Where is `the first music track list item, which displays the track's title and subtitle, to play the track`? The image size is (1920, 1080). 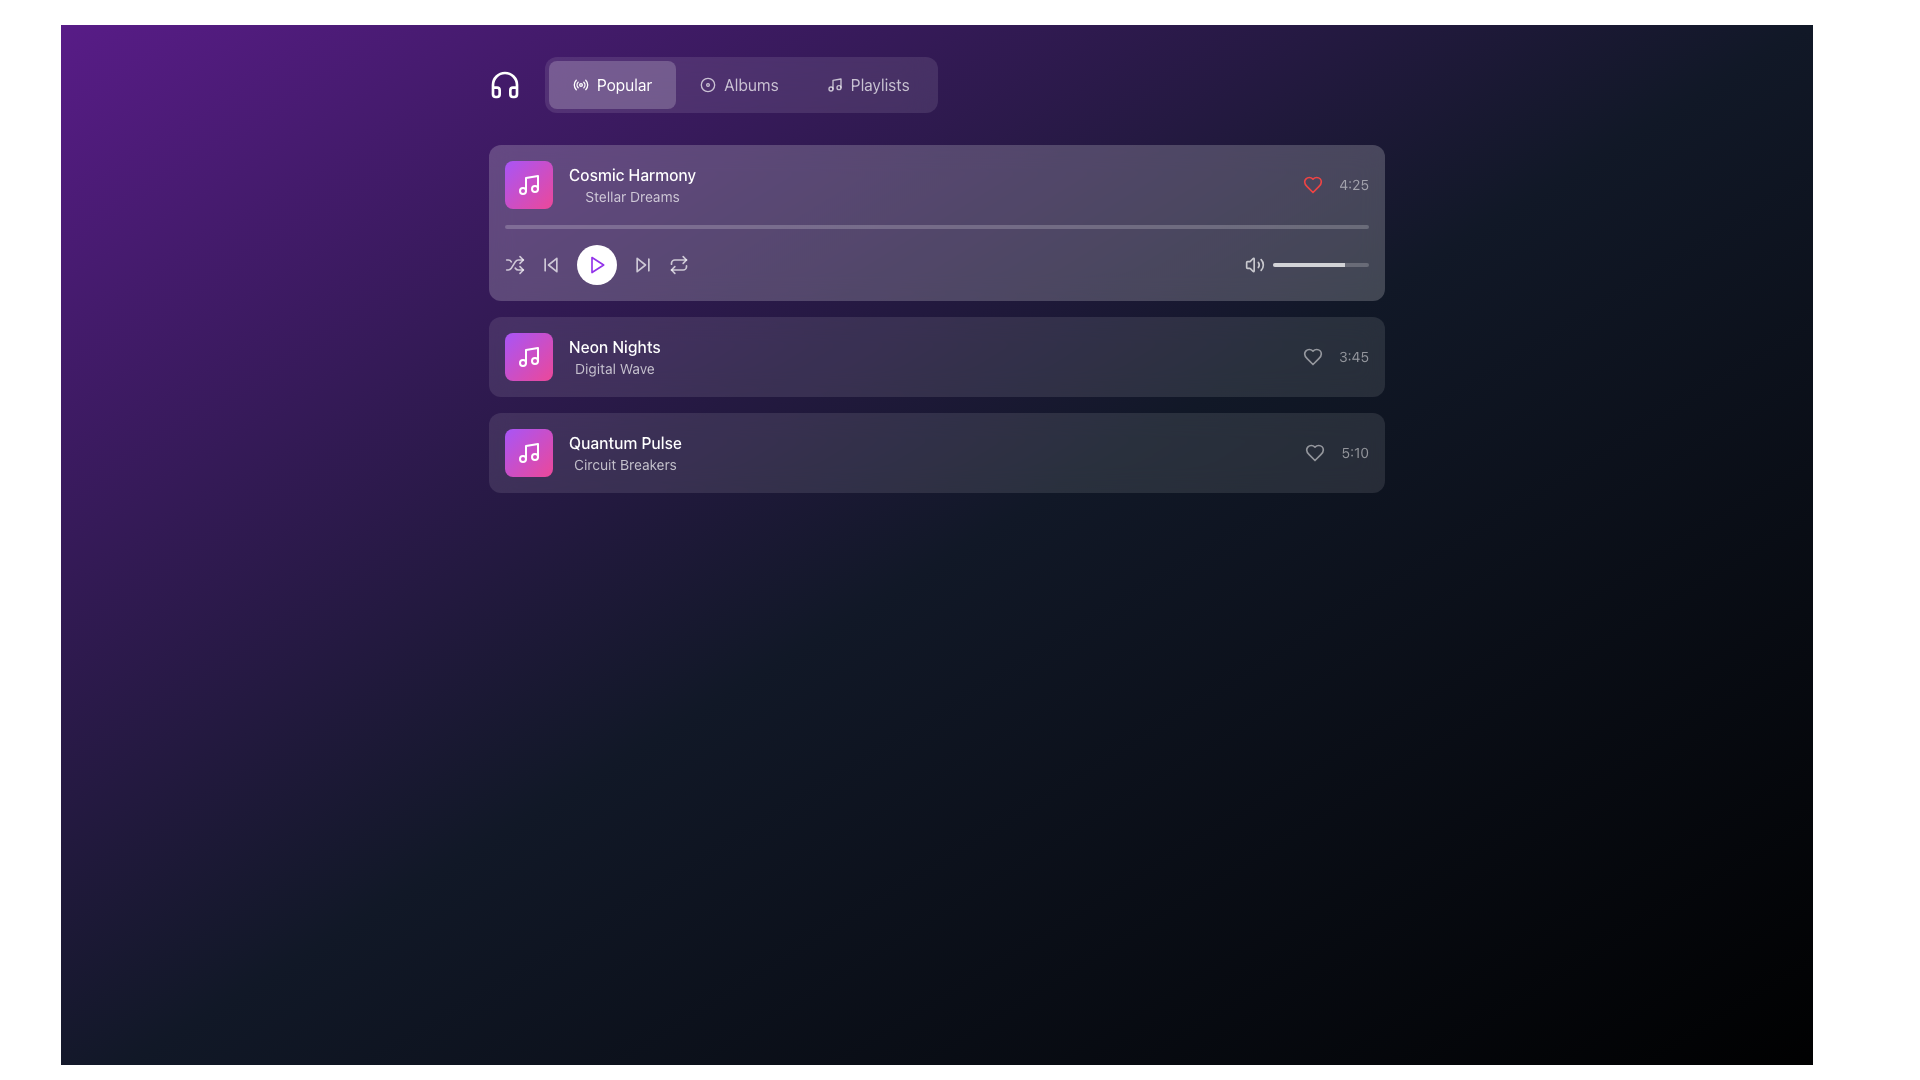
the first music track list item, which displays the track's title and subtitle, to play the track is located at coordinates (599, 185).